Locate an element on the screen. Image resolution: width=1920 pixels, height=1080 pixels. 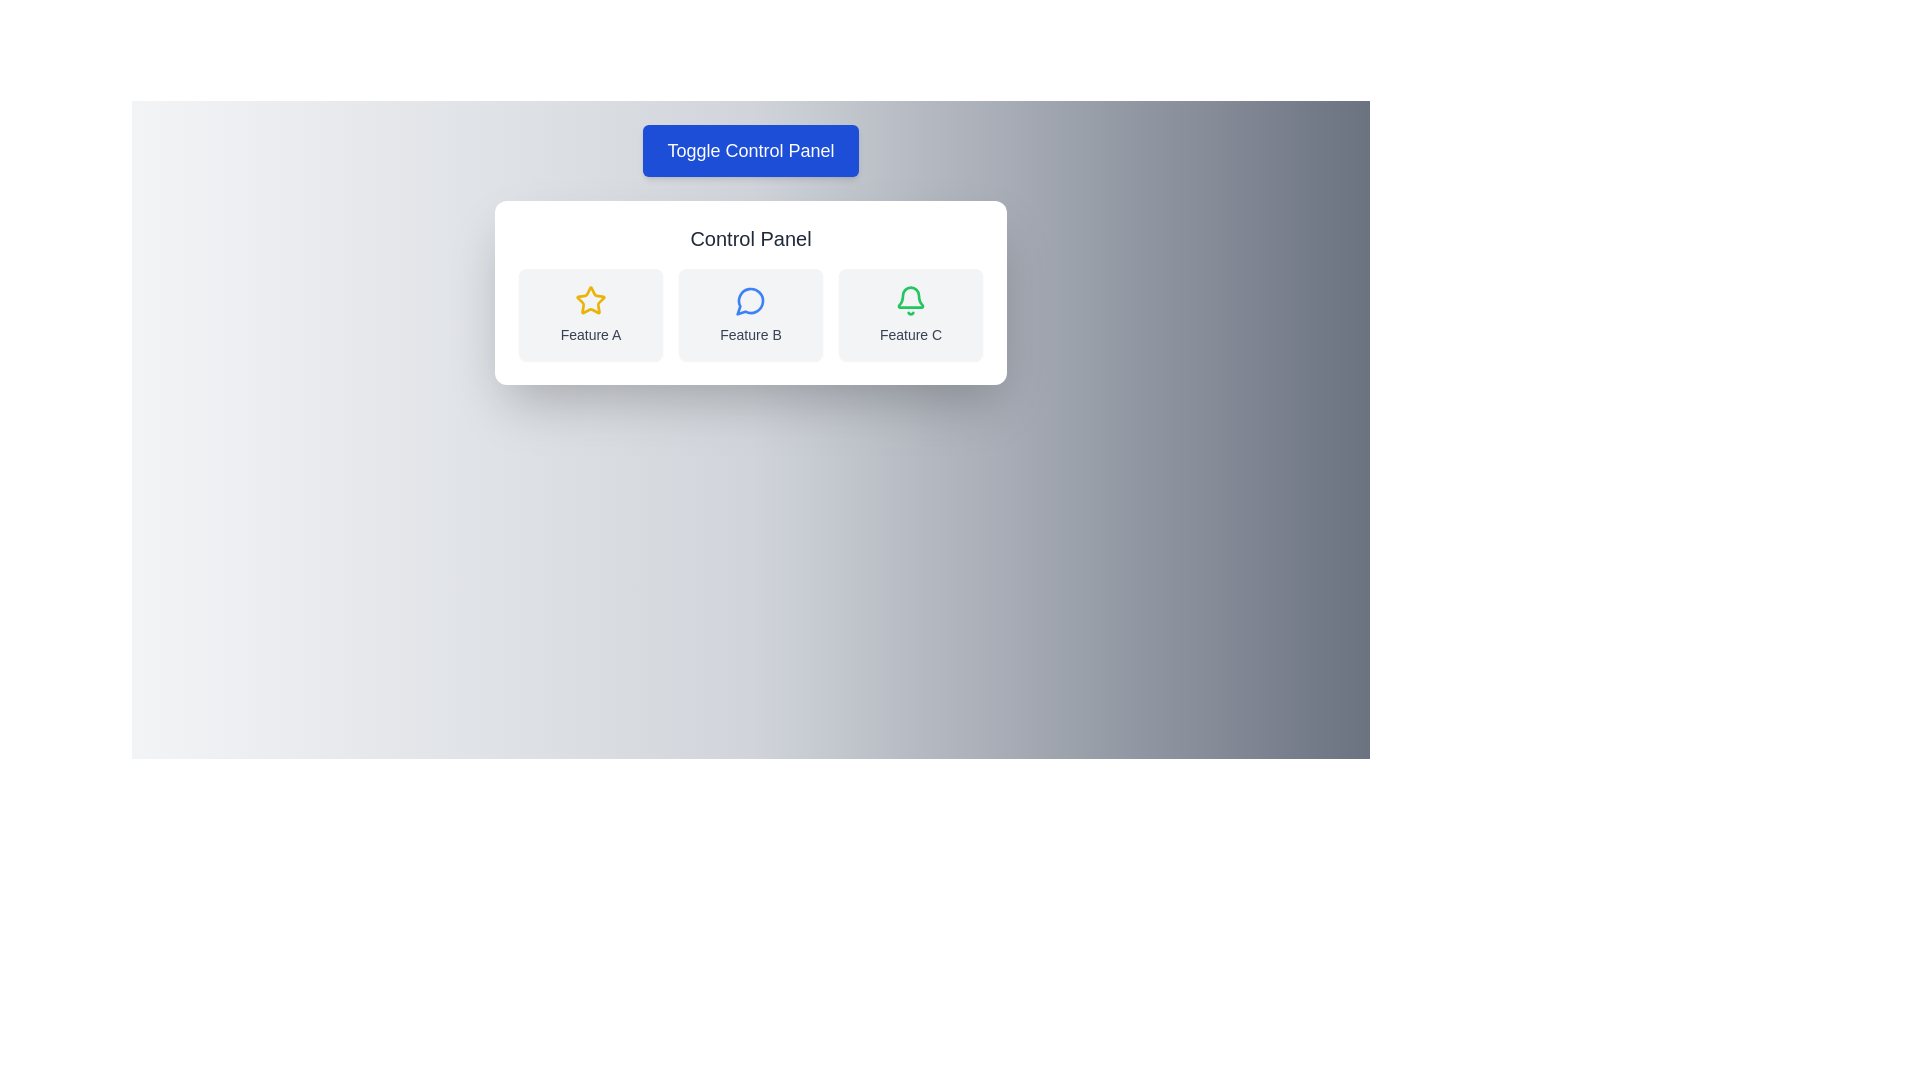
the Text Label that describes the central feature in the grid, located below the chat bubble icon is located at coordinates (749, 334).